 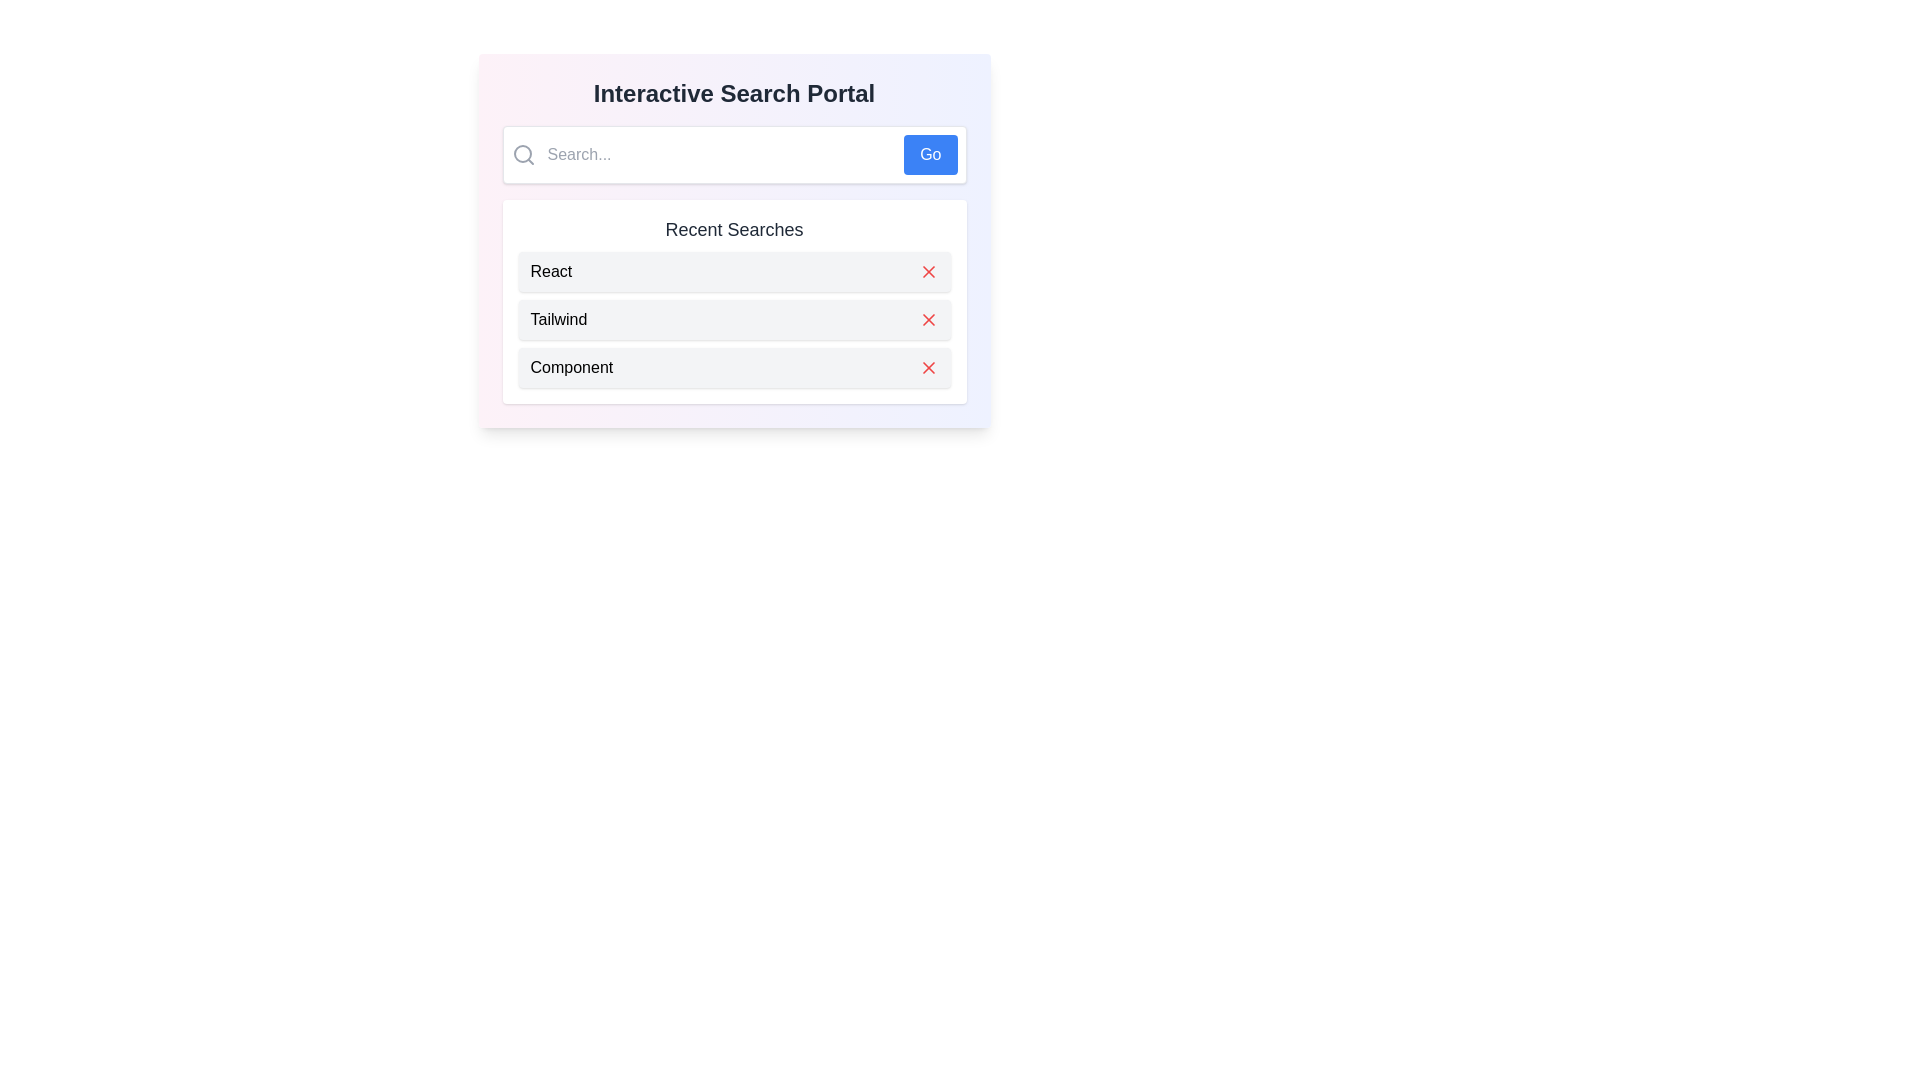 I want to click on the list item labeled 'Tailwind' in the 'Recent Searches' list, so click(x=733, y=319).